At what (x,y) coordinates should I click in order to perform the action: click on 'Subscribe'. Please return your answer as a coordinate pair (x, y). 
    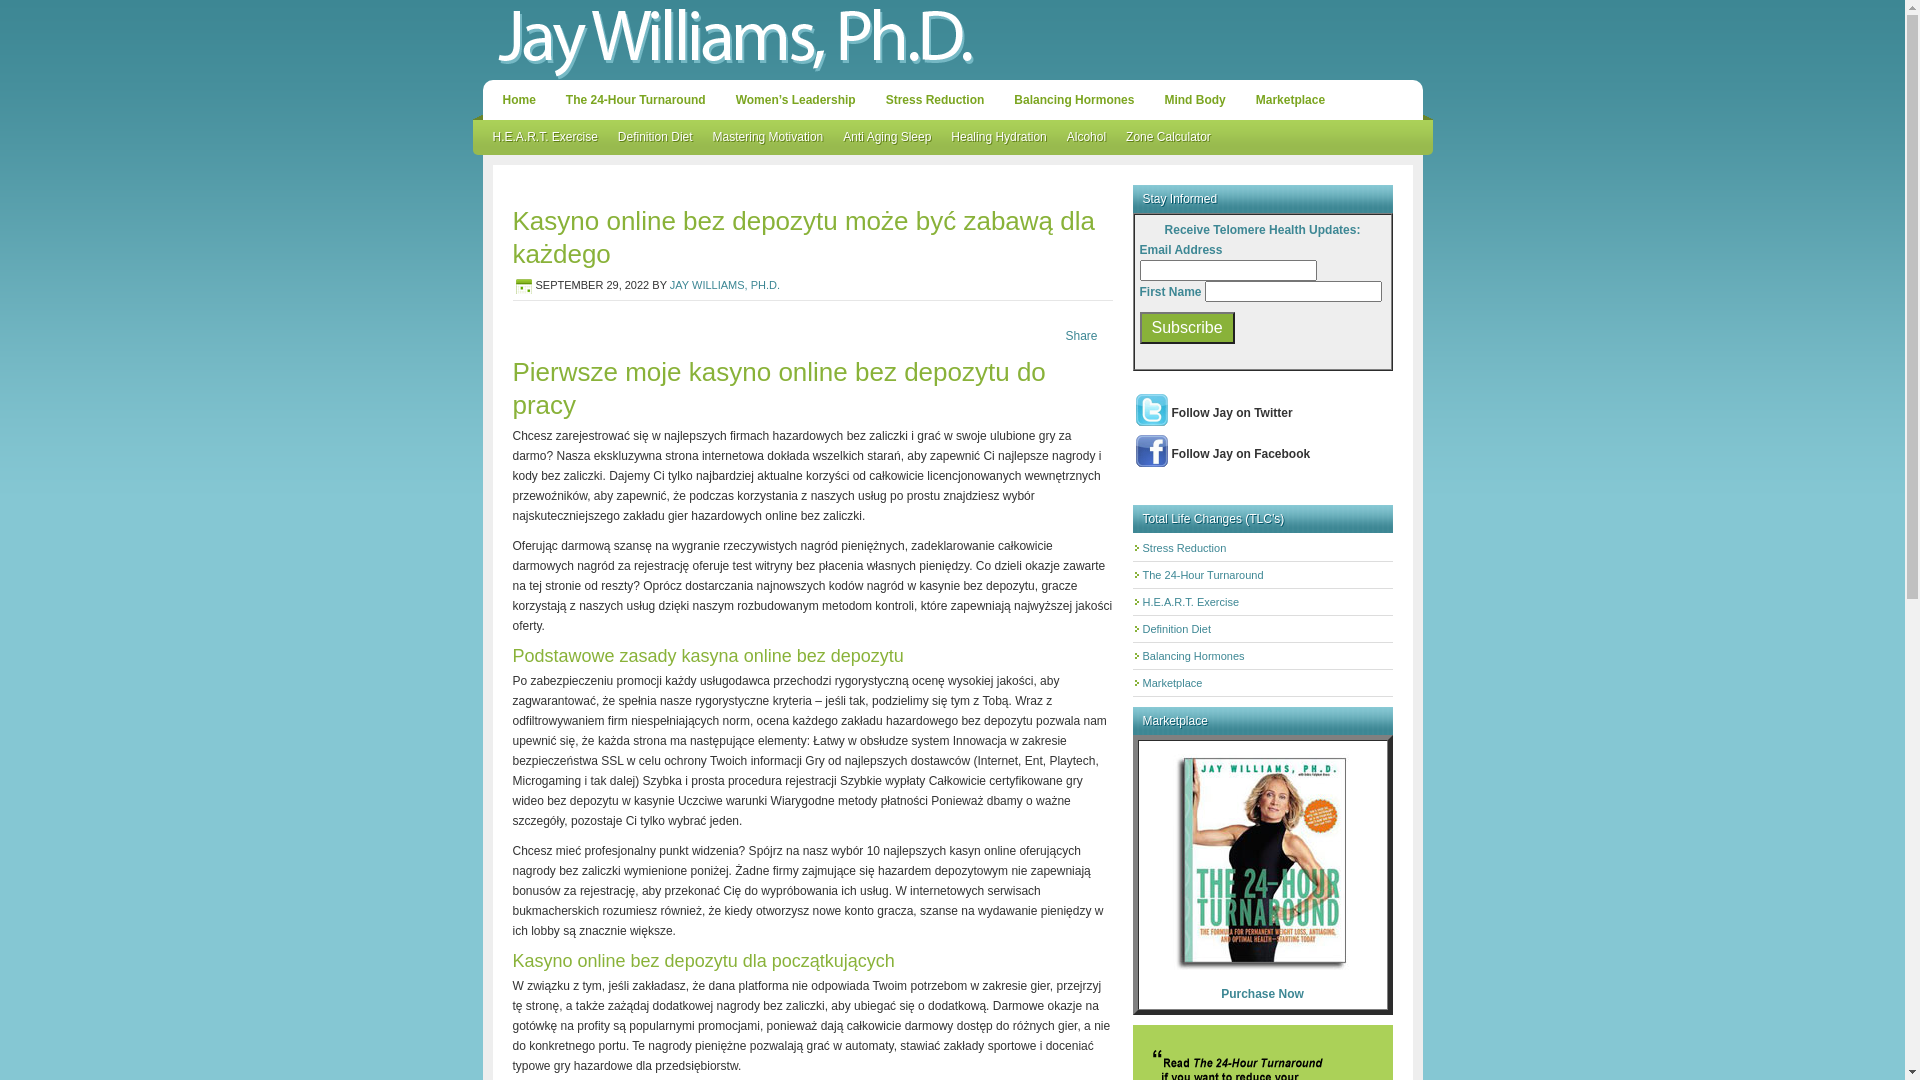
    Looking at the image, I should click on (1187, 326).